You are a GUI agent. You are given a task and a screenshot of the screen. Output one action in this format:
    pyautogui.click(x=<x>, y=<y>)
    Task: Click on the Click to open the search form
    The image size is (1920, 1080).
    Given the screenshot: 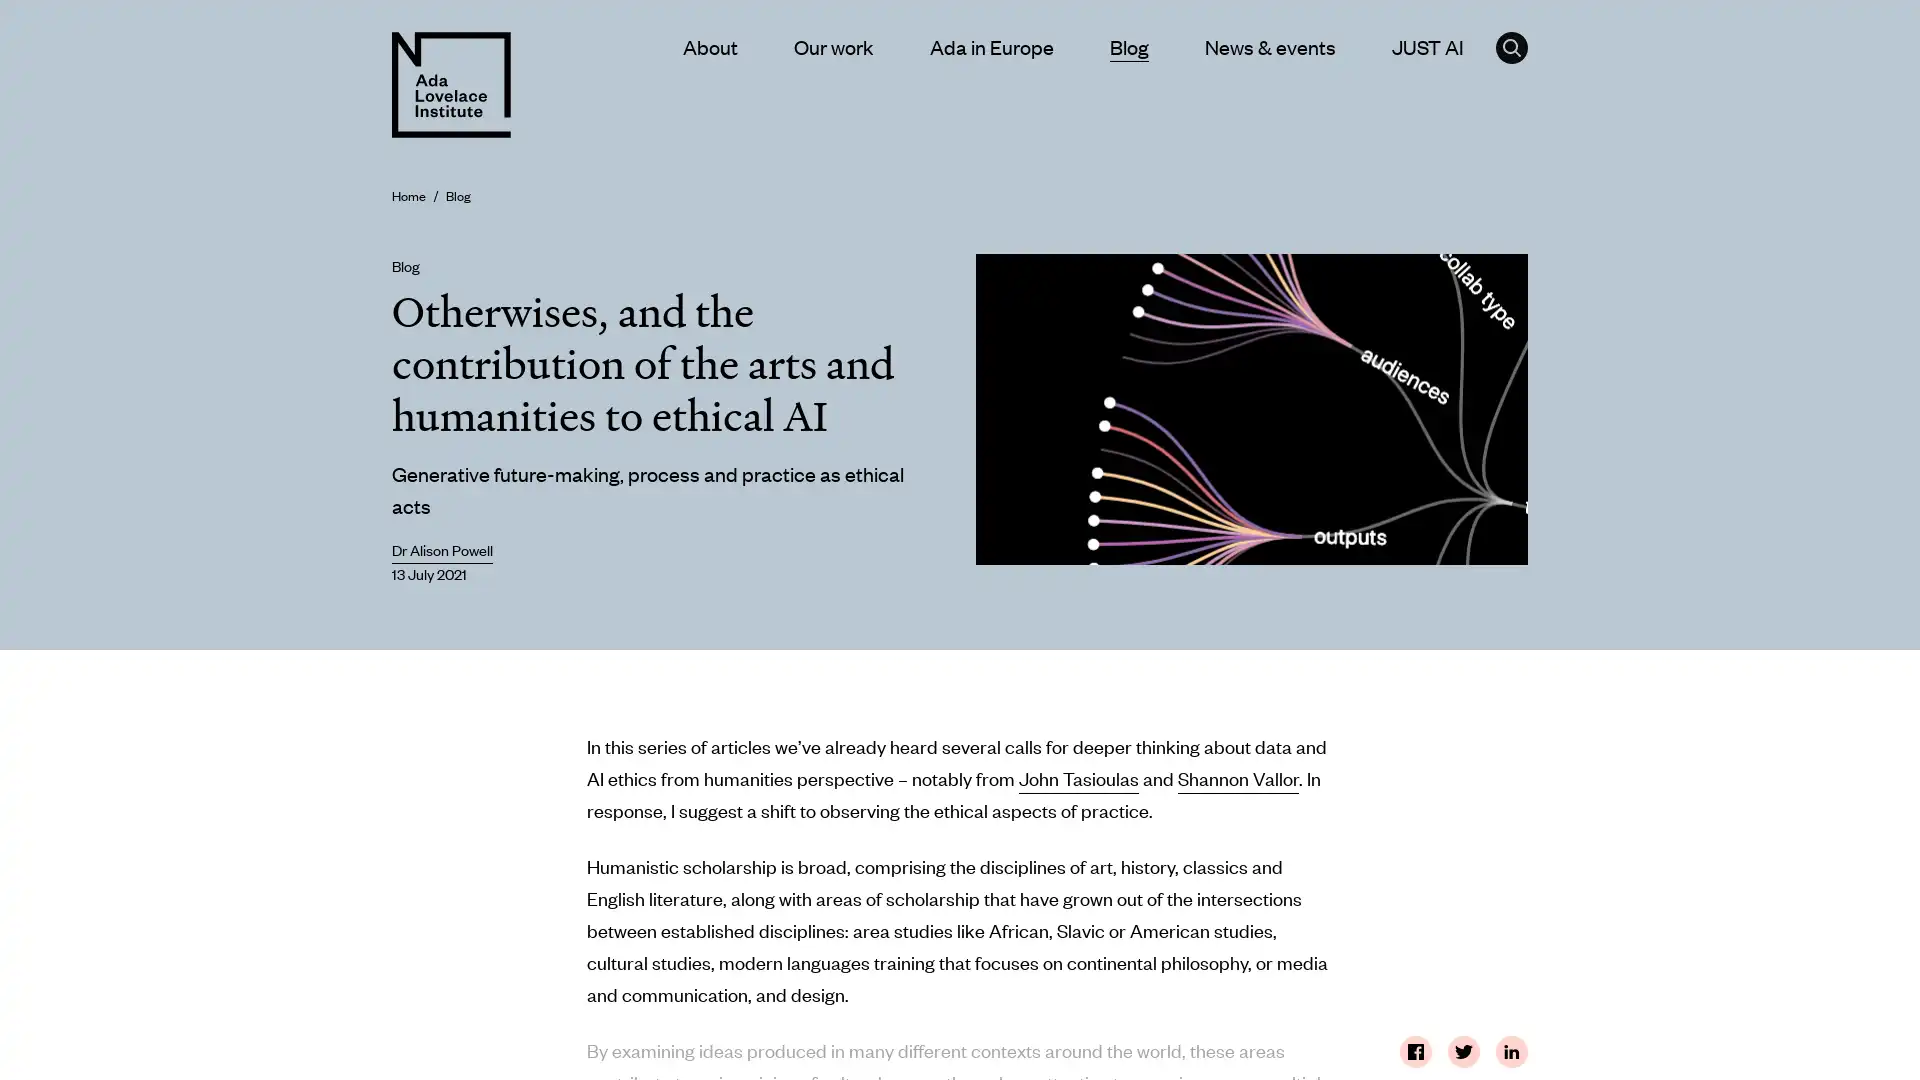 What is the action you would take?
    pyautogui.click(x=1512, y=46)
    